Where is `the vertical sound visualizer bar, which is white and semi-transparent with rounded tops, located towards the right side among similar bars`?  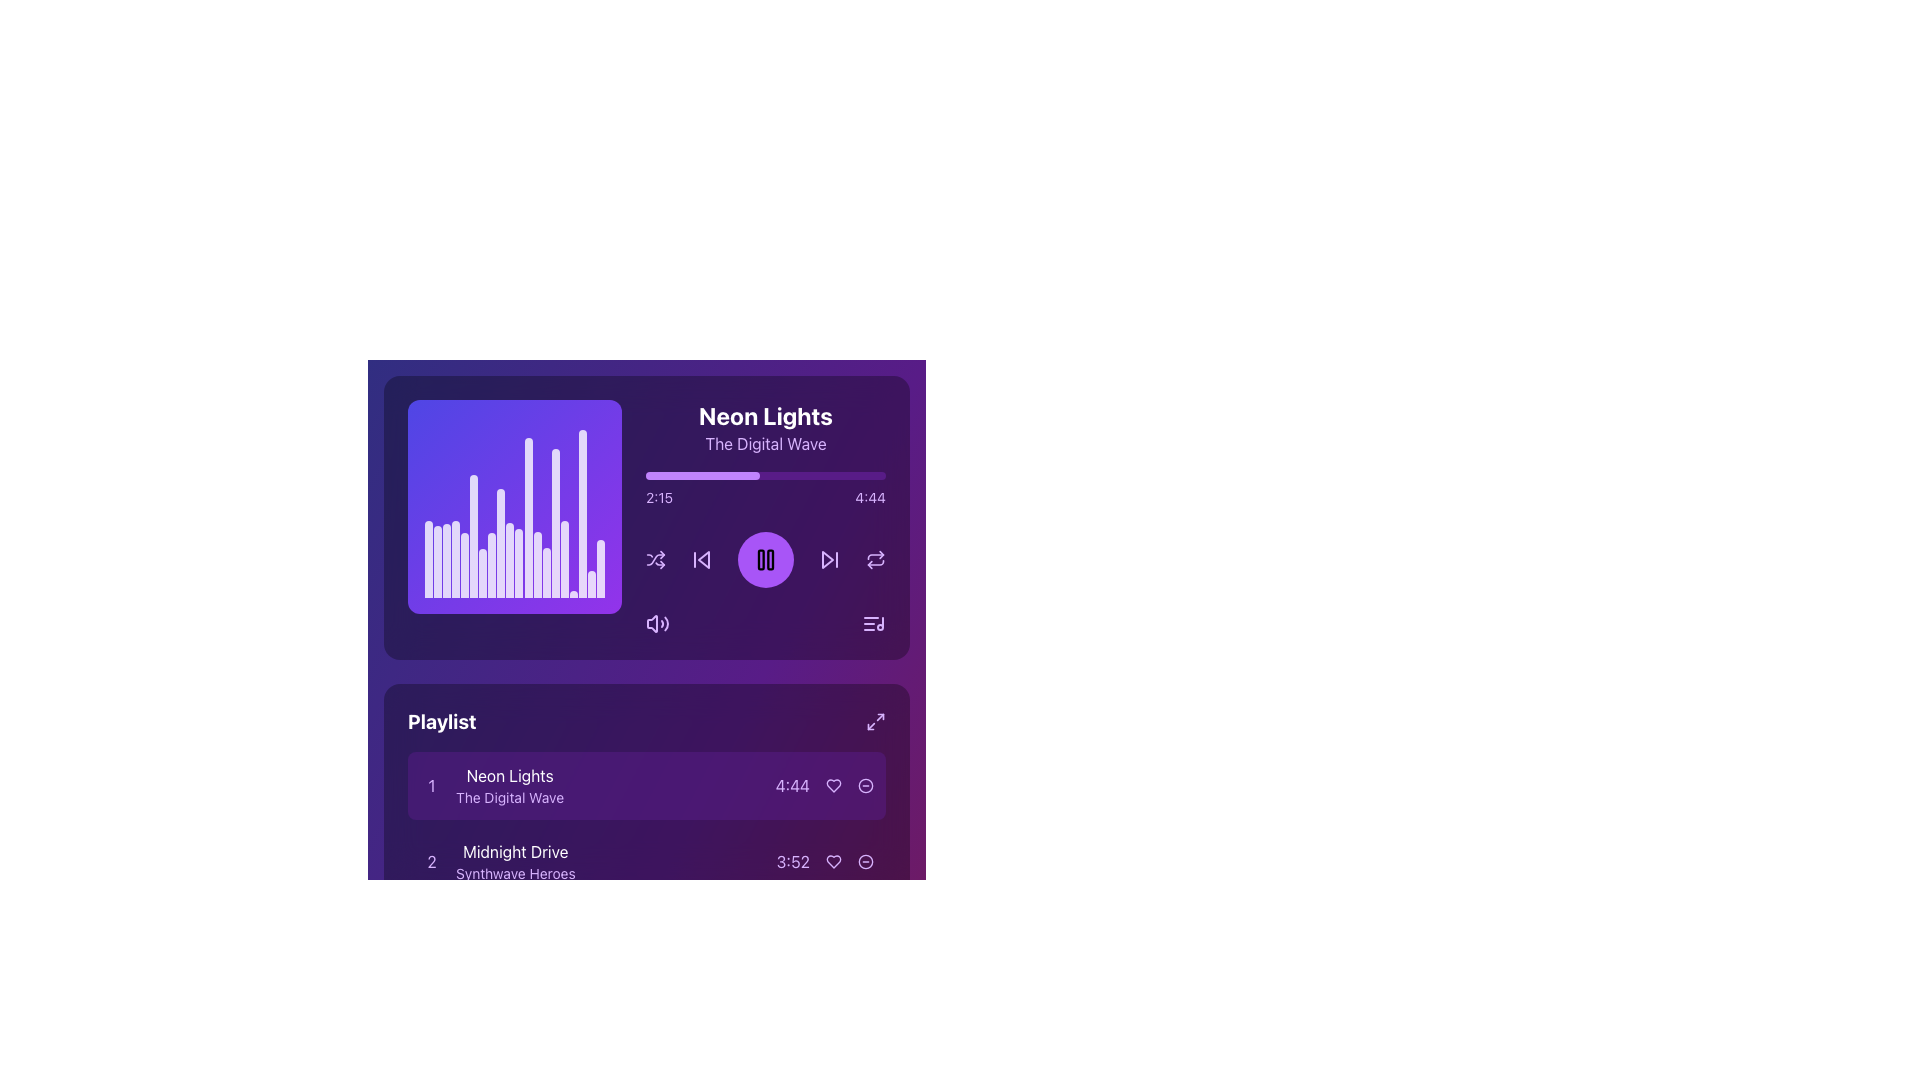 the vertical sound visualizer bar, which is white and semi-transparent with rounded tops, located towards the right side among similar bars is located at coordinates (582, 513).